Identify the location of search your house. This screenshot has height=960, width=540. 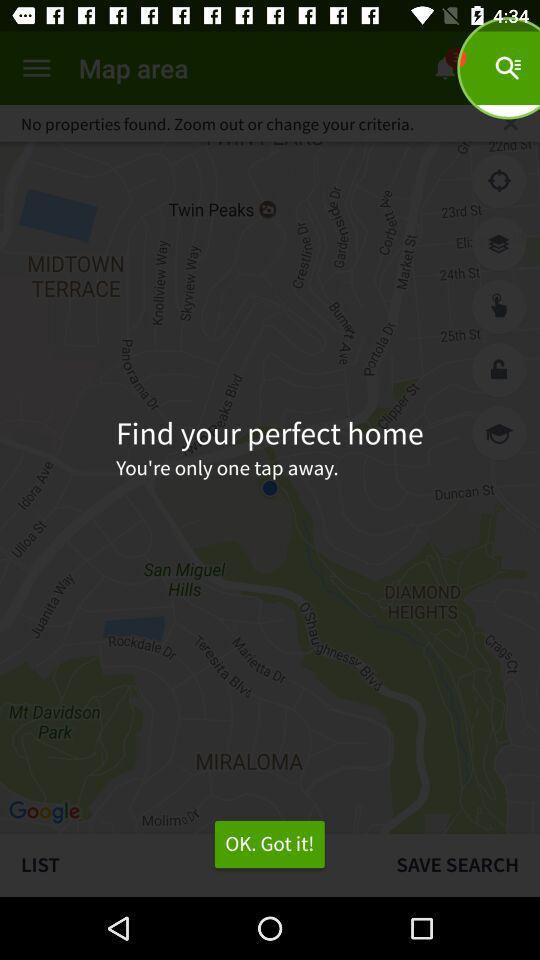
(498, 243).